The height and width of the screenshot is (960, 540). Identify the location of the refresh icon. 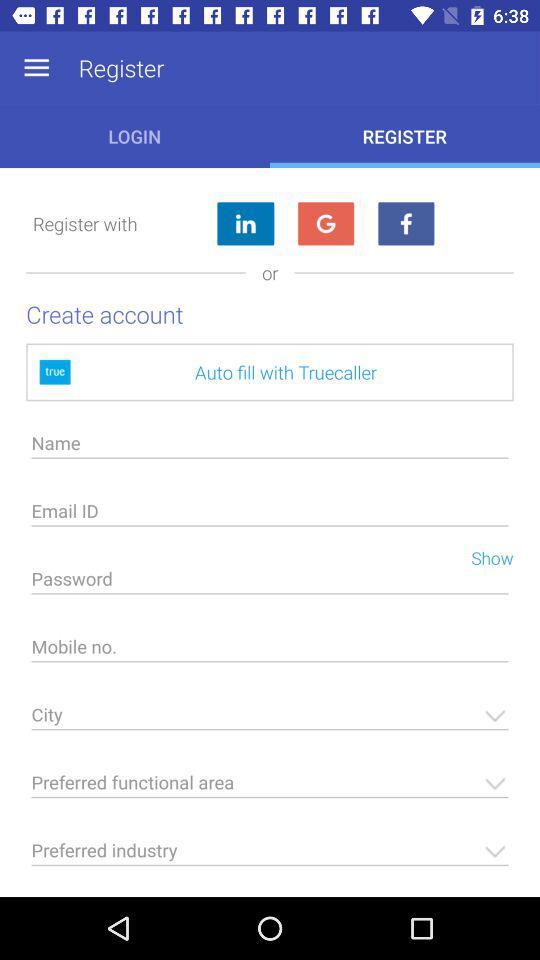
(325, 224).